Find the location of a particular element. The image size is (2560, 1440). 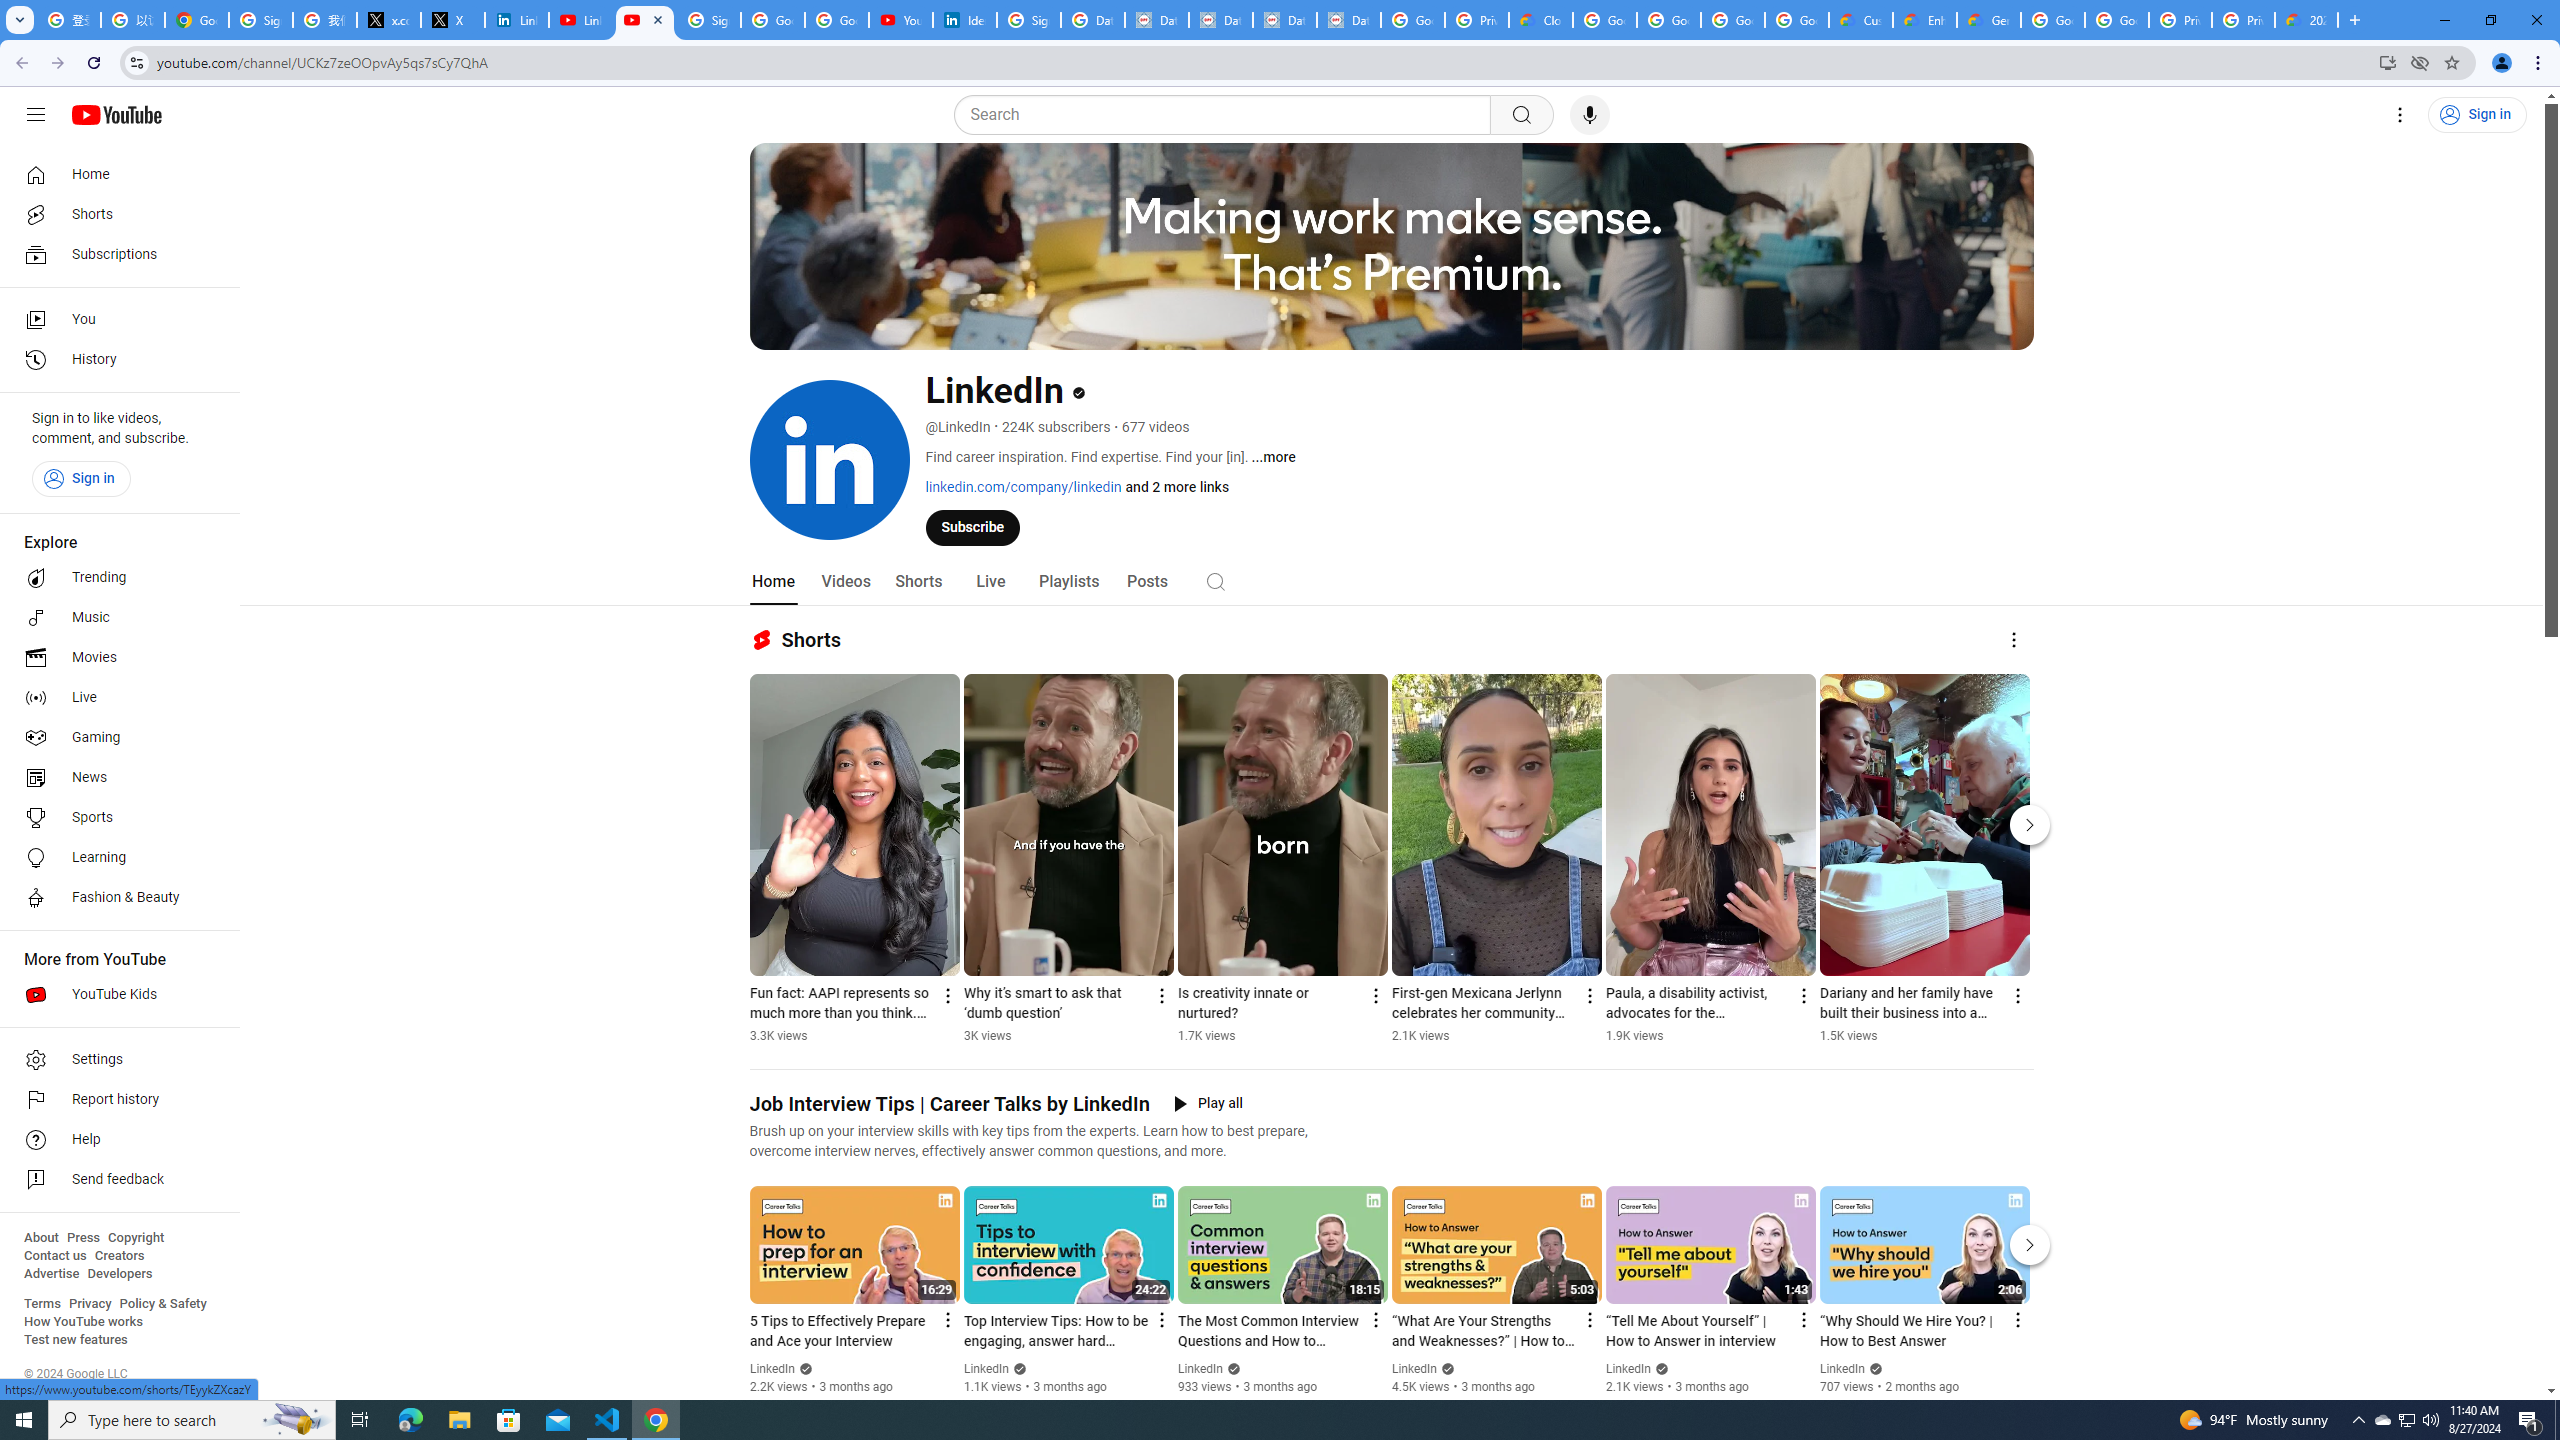

'YouTube Home' is located at coordinates (115, 114).